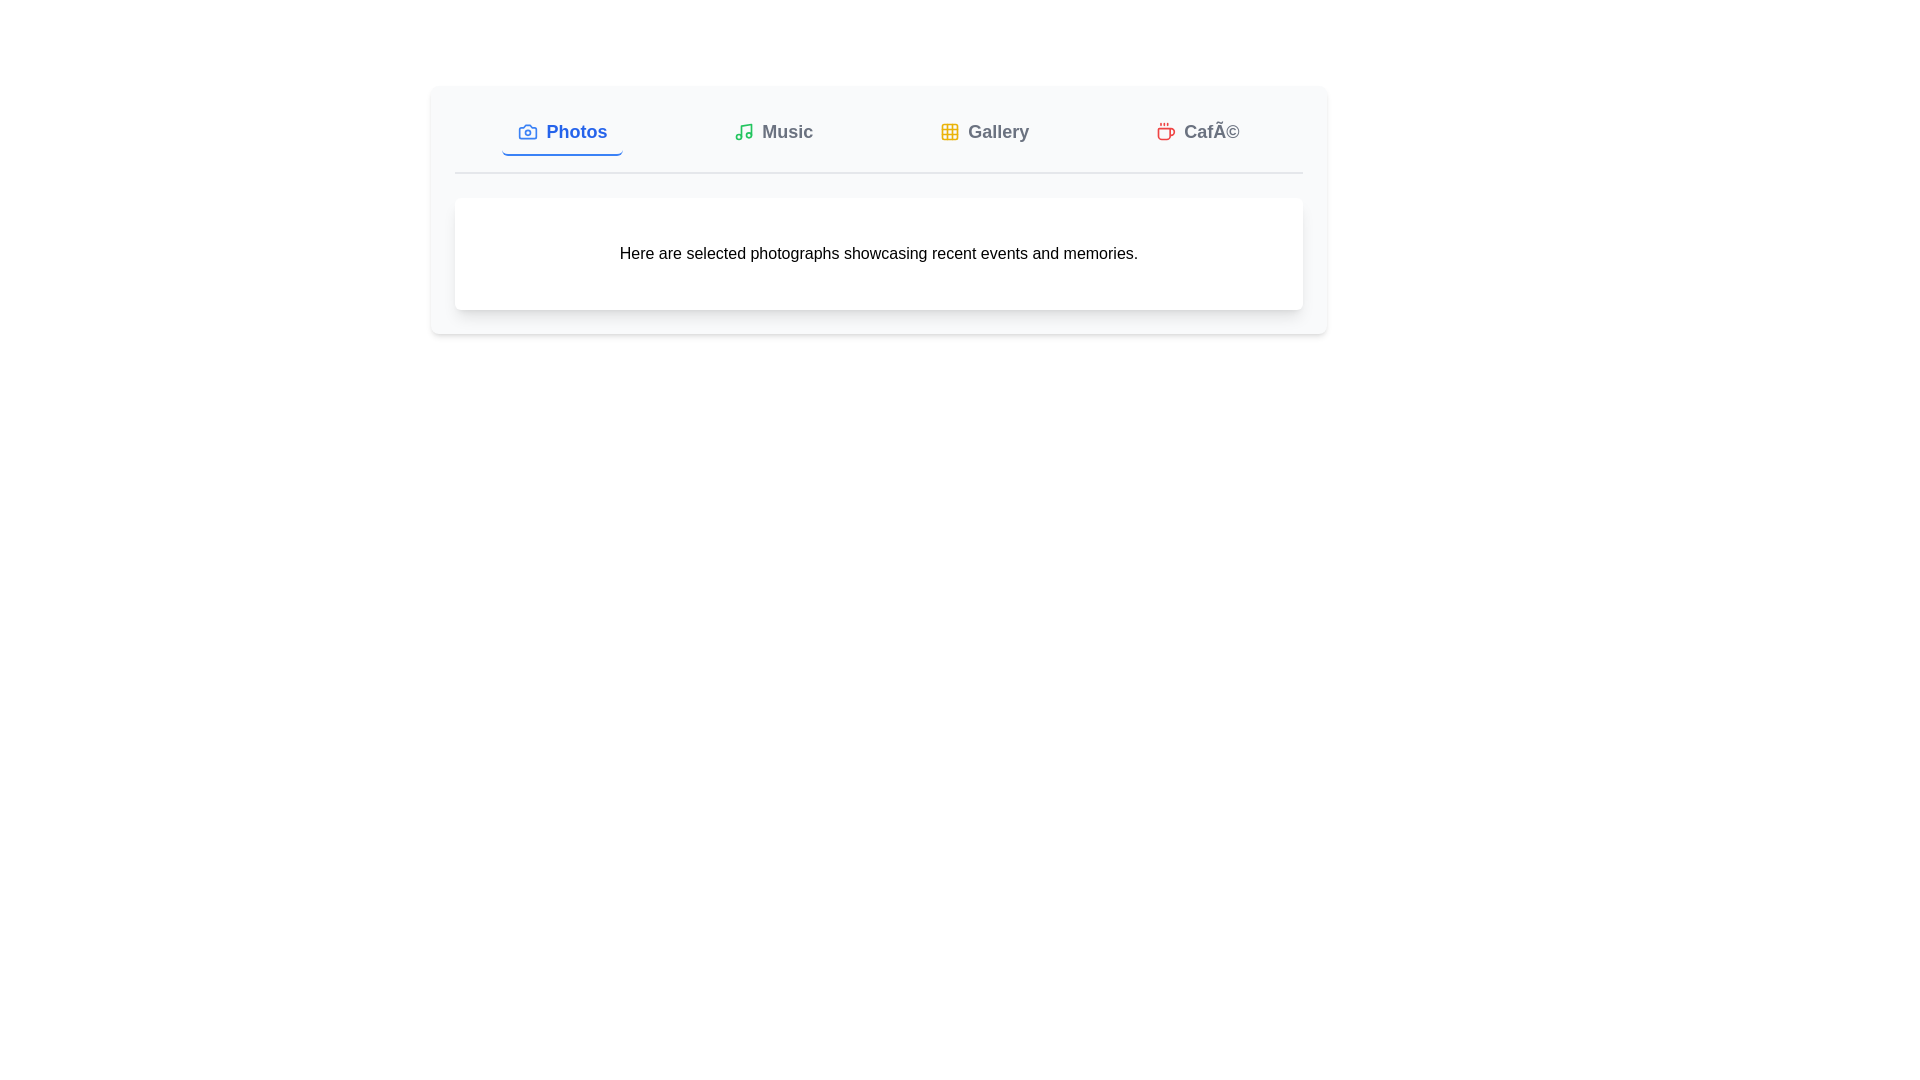  What do you see at coordinates (998, 131) in the screenshot?
I see `the 'Gallery' text label` at bounding box center [998, 131].